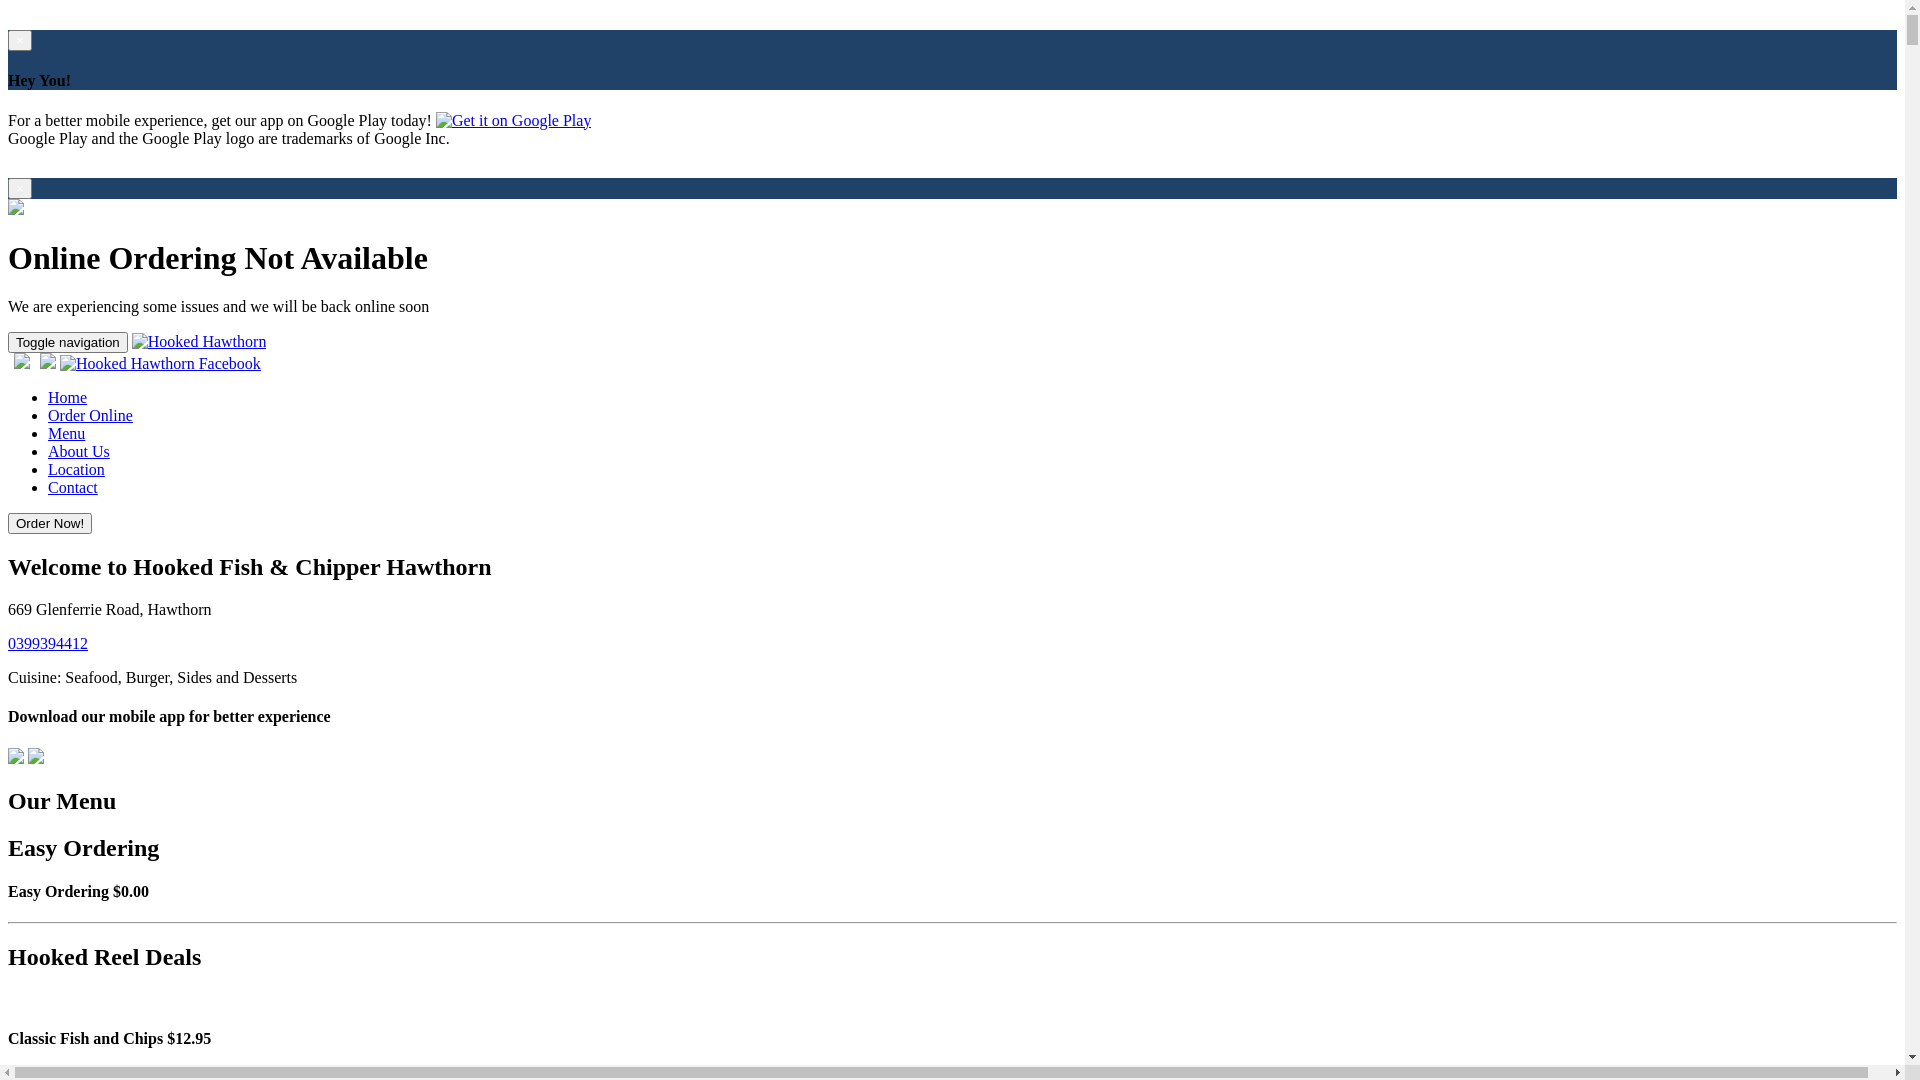 The image size is (1920, 1080). Describe the element at coordinates (48, 451) in the screenshot. I see `'About Us'` at that location.